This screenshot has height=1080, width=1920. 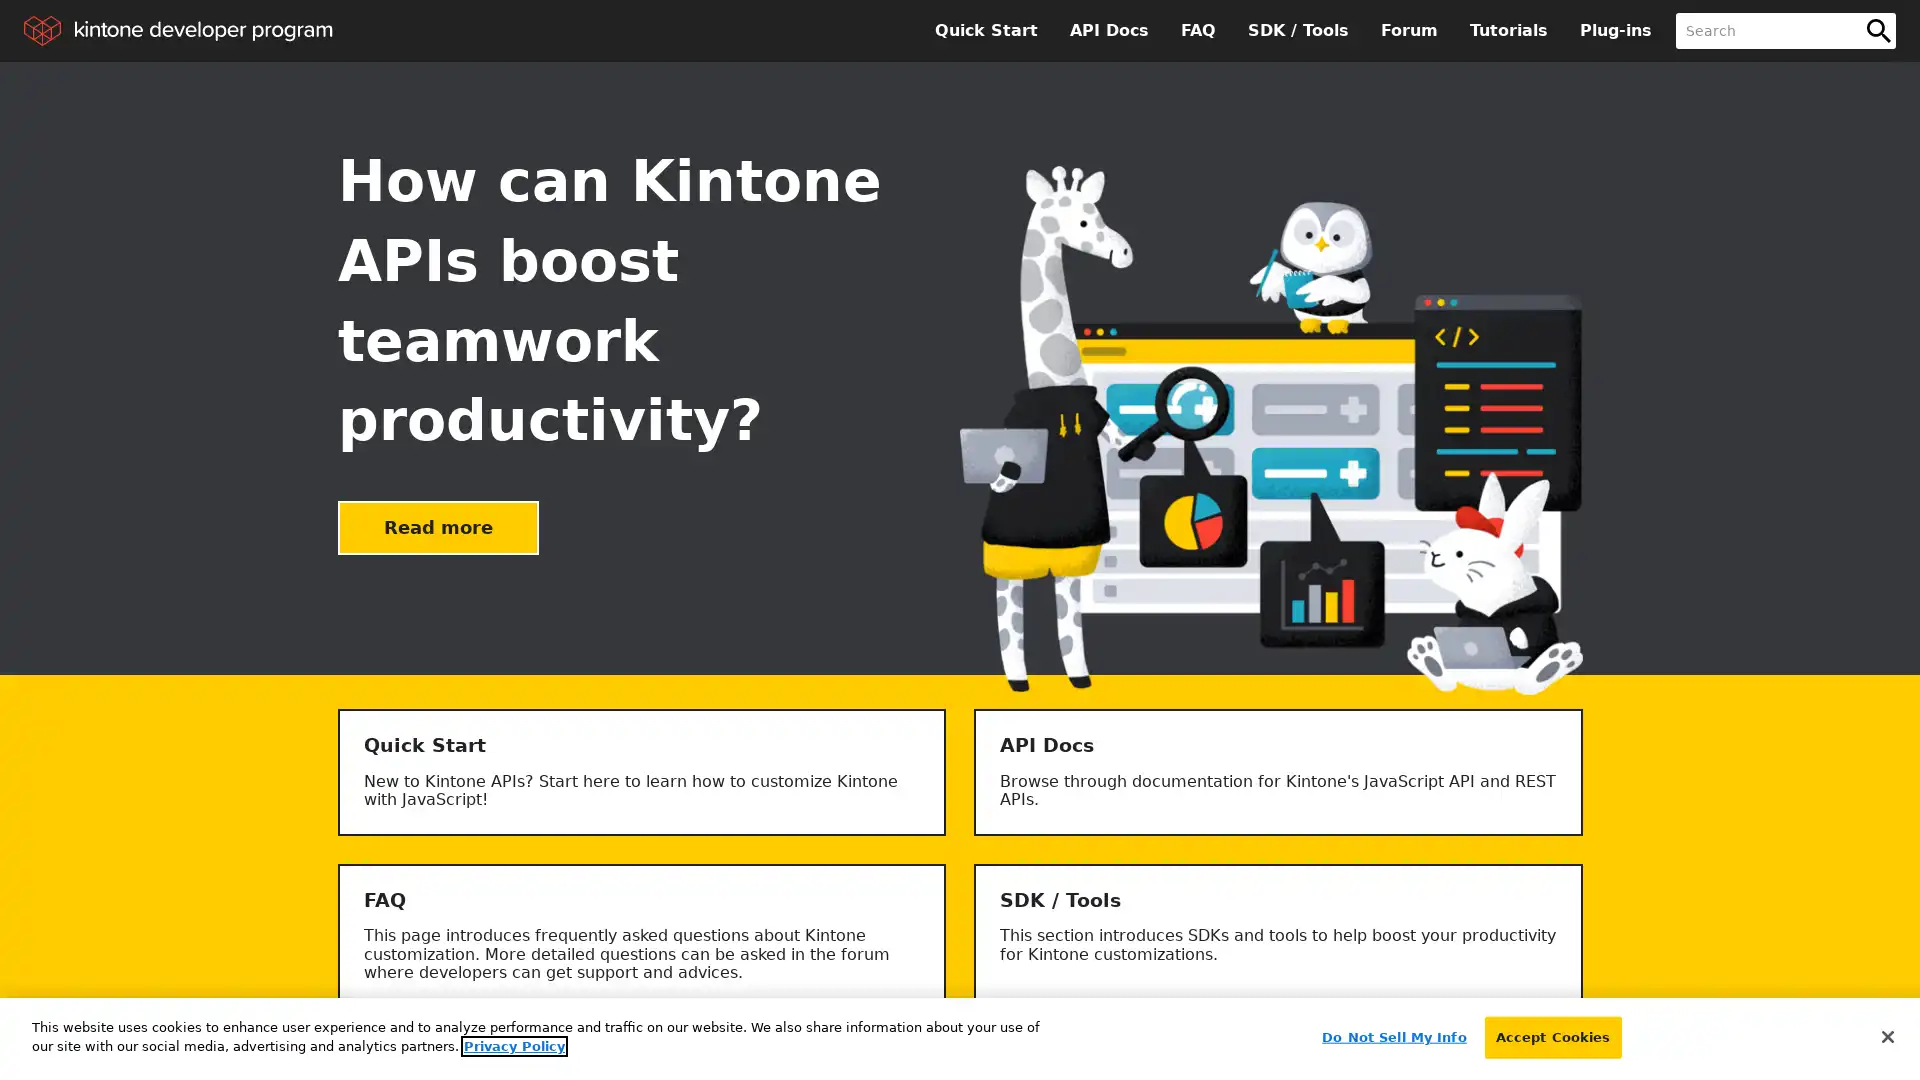 I want to click on Search, so click(x=1877, y=30).